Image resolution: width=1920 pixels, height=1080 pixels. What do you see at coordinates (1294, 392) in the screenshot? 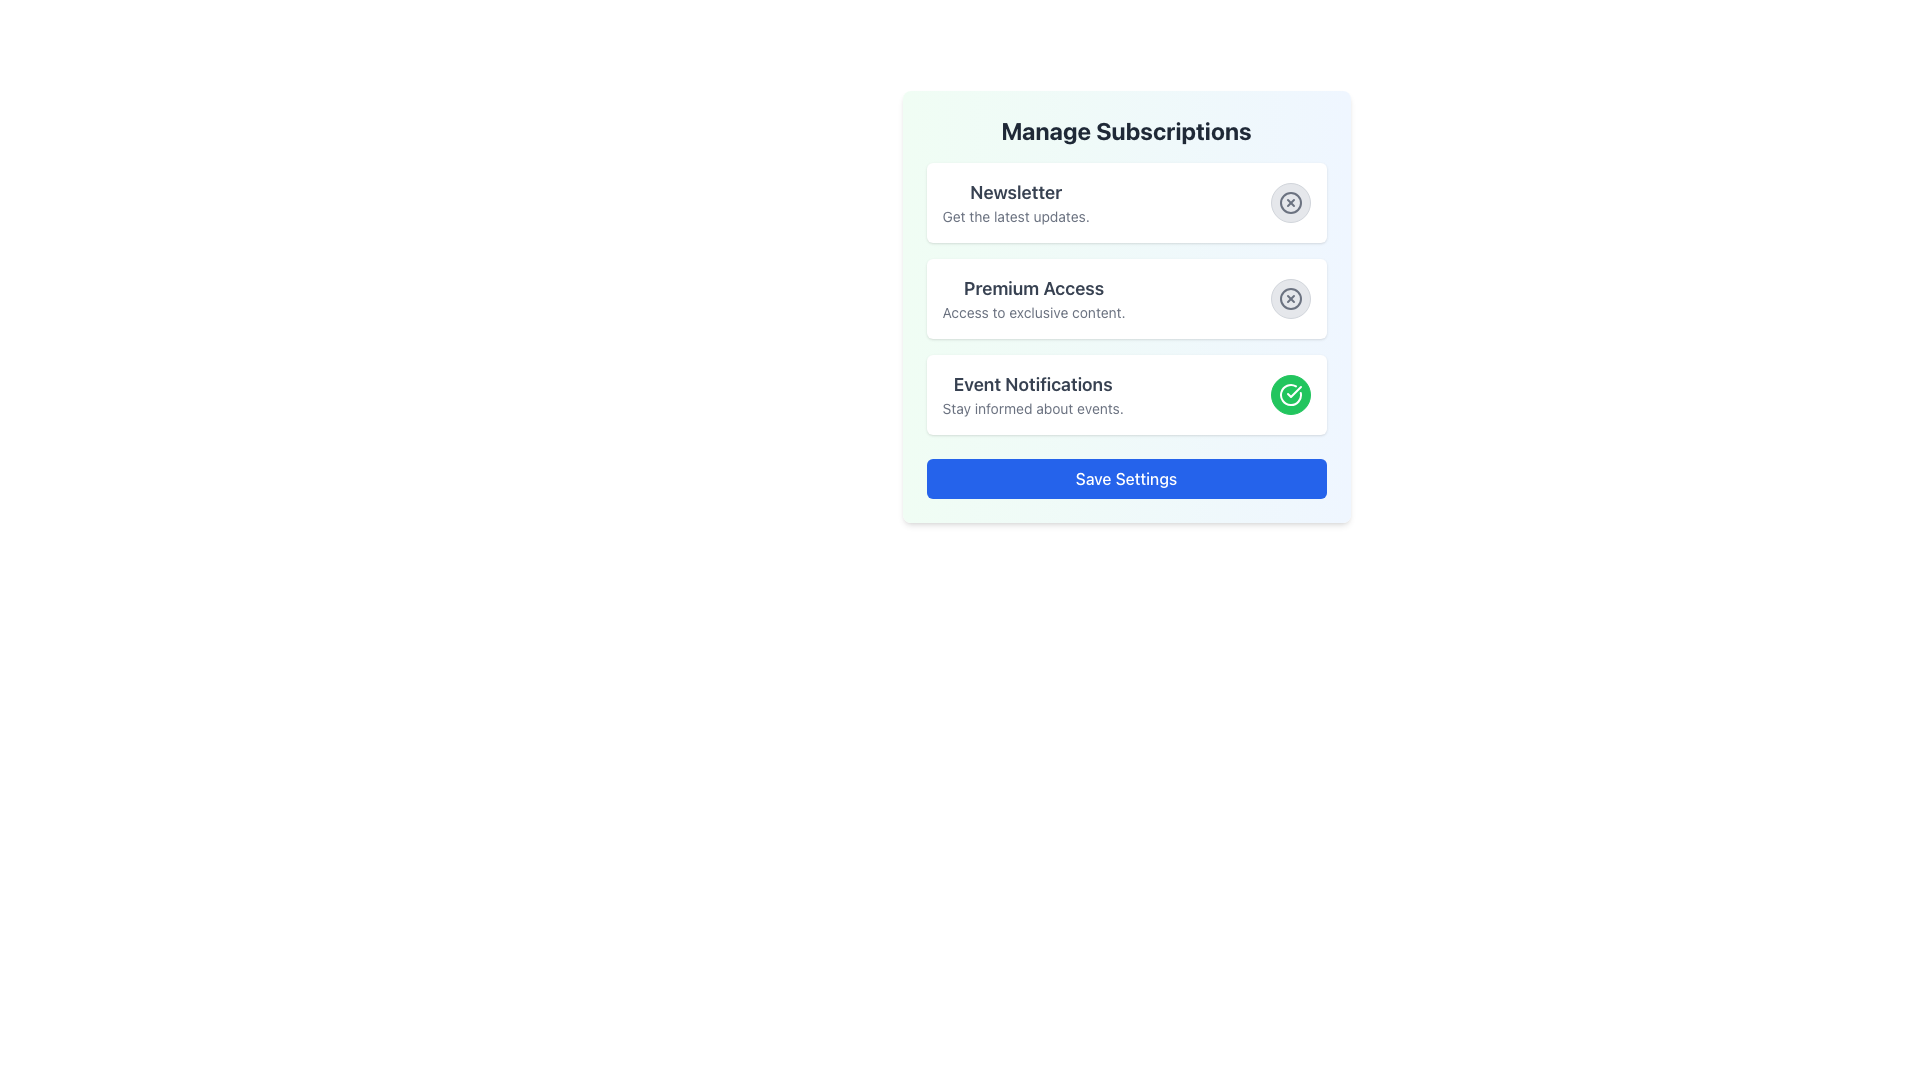
I see `the small checkmark icon, which is part of an SVG image and located next to the 'Event Notifications' label, as a visual indicator` at bounding box center [1294, 392].